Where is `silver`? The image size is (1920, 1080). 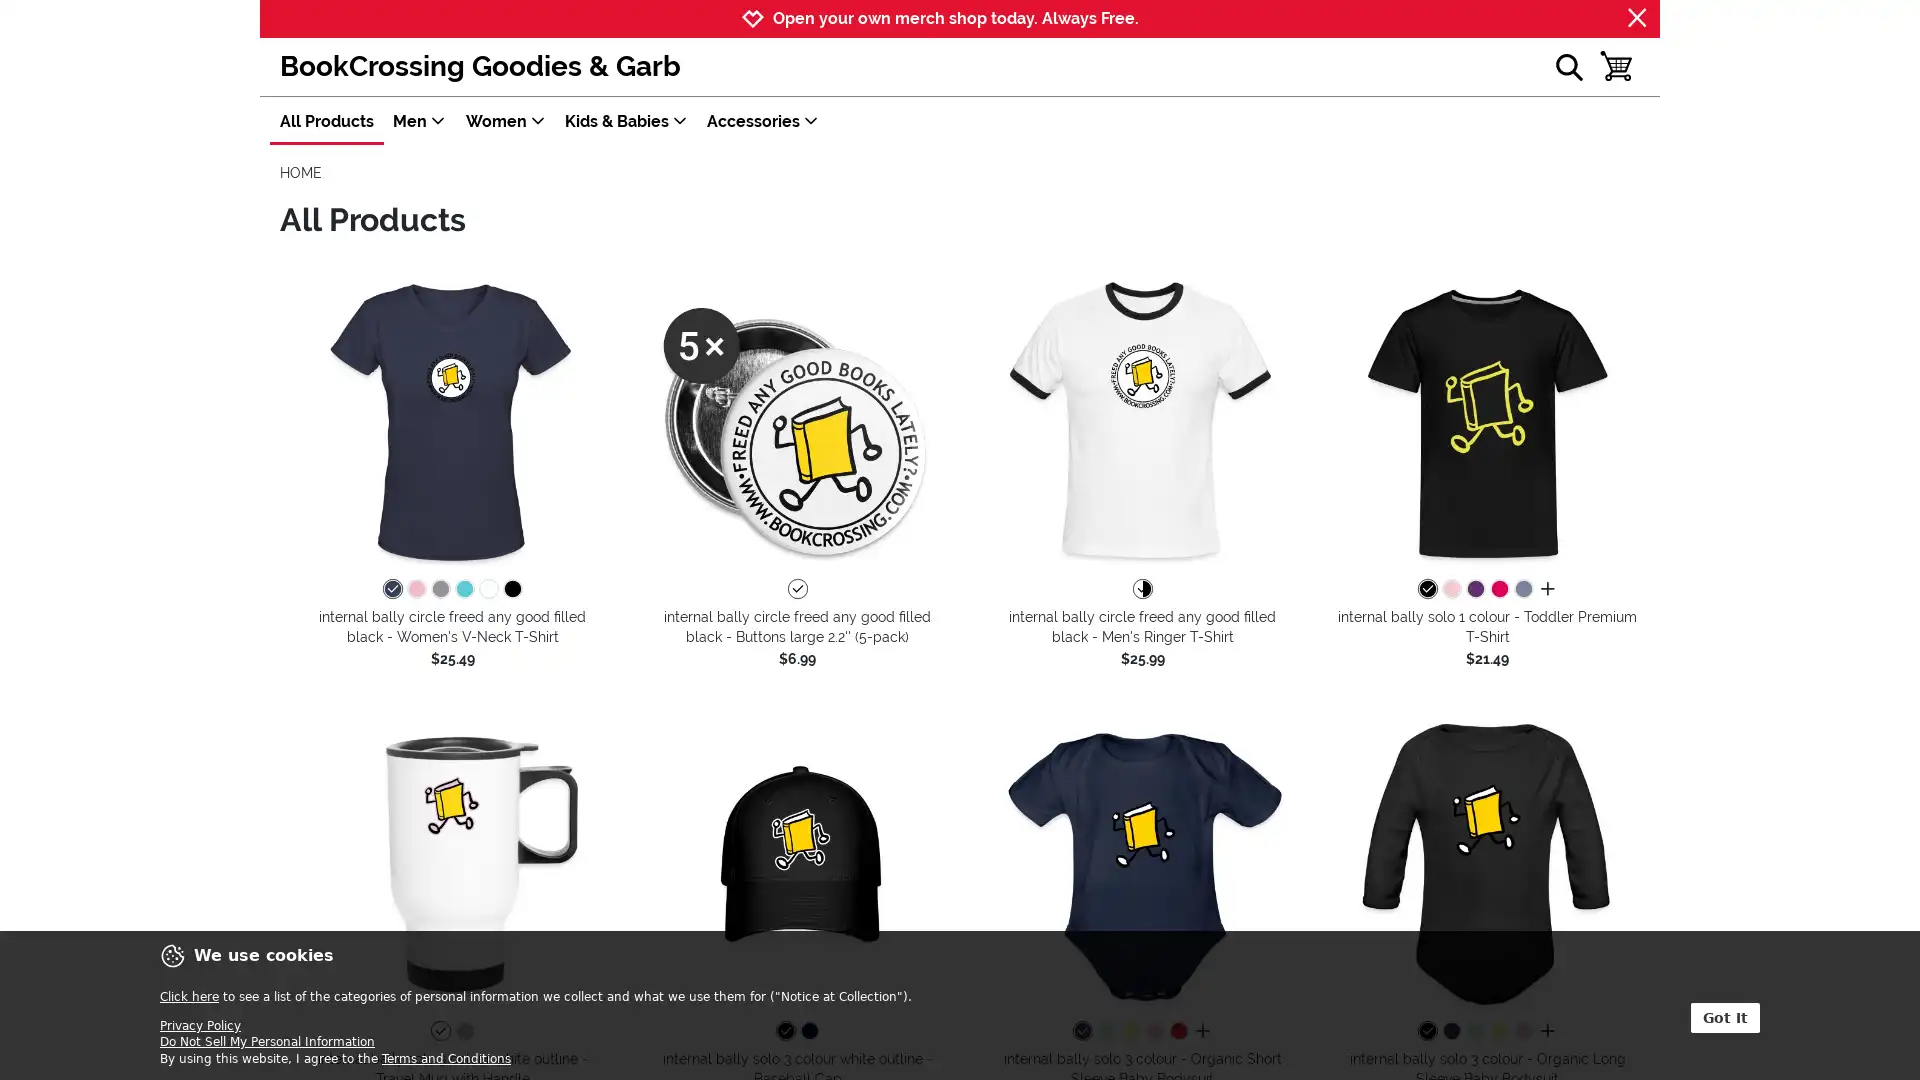 silver is located at coordinates (463, 1032).